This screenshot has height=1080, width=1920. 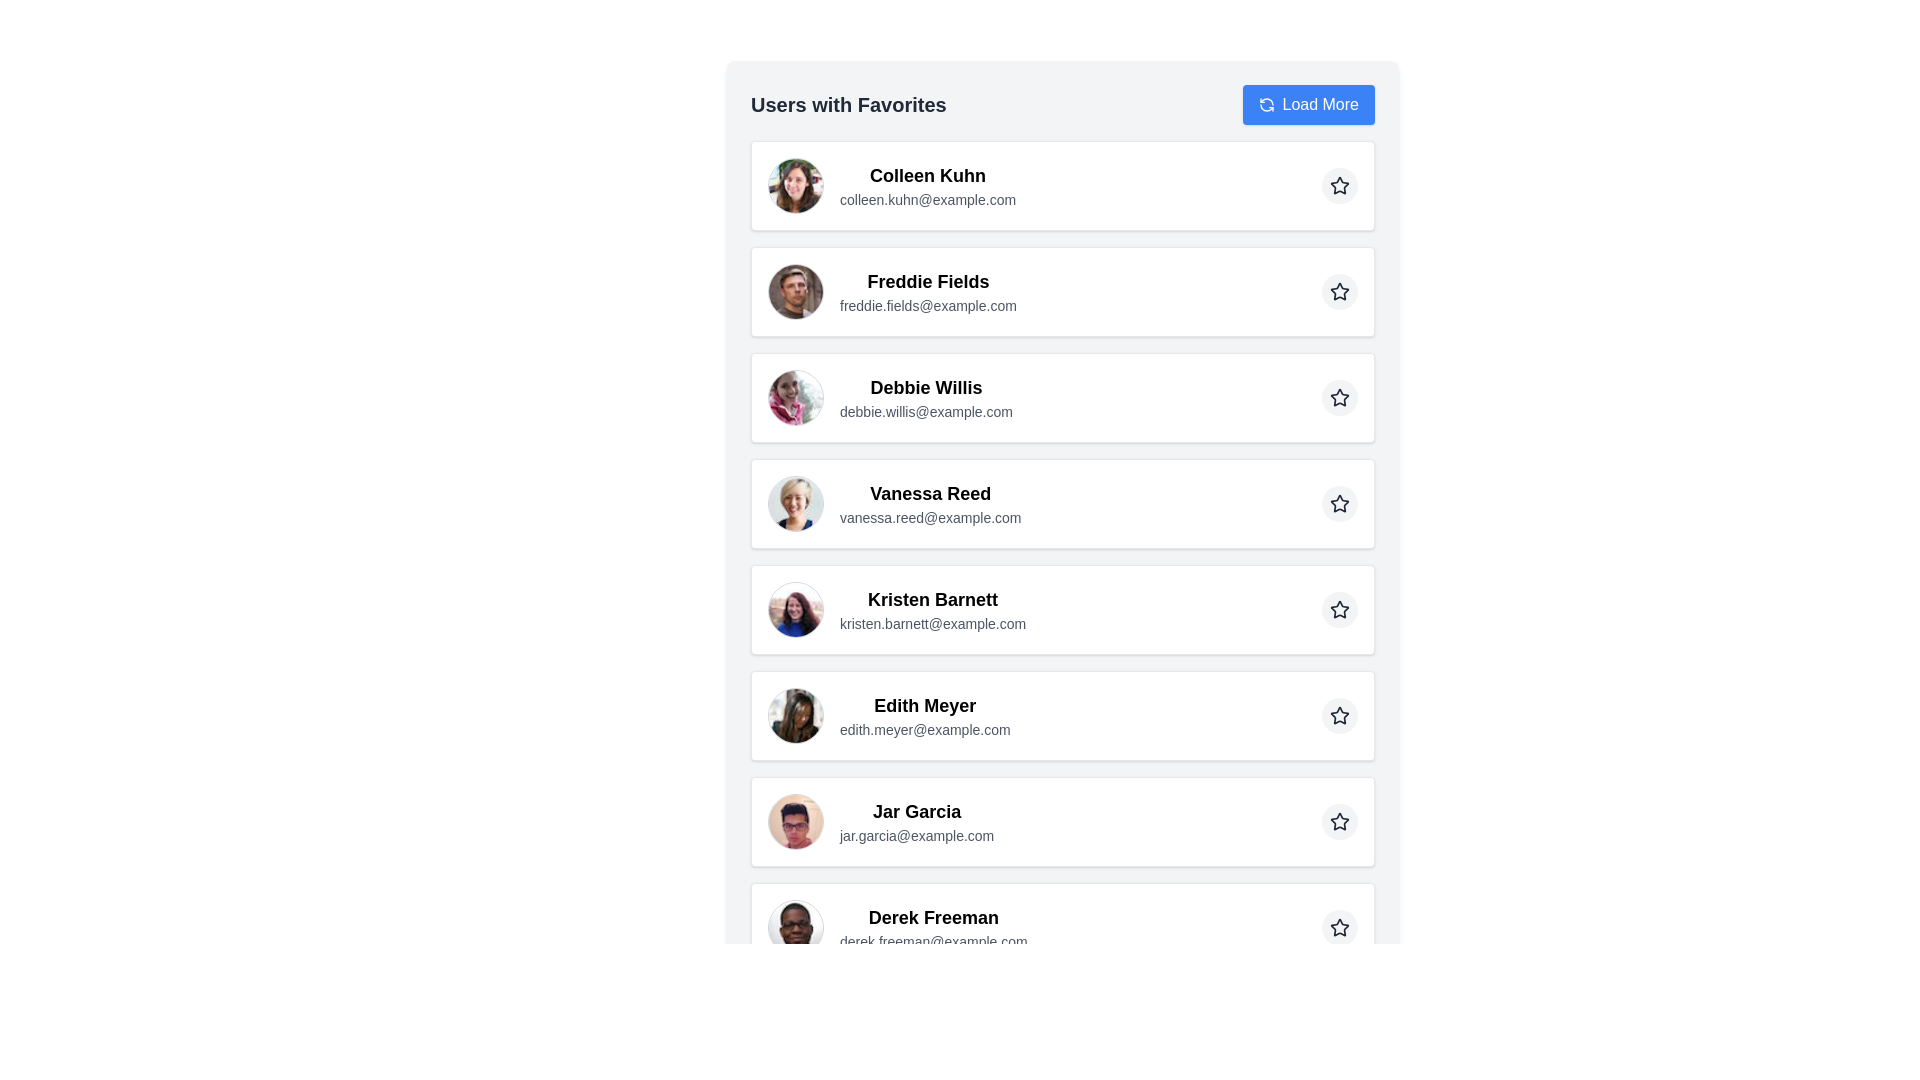 I want to click on the interactive star icon located to the right of the 'Edith Meyer' user profile to potentially see a tooltip or status, so click(x=1339, y=714).